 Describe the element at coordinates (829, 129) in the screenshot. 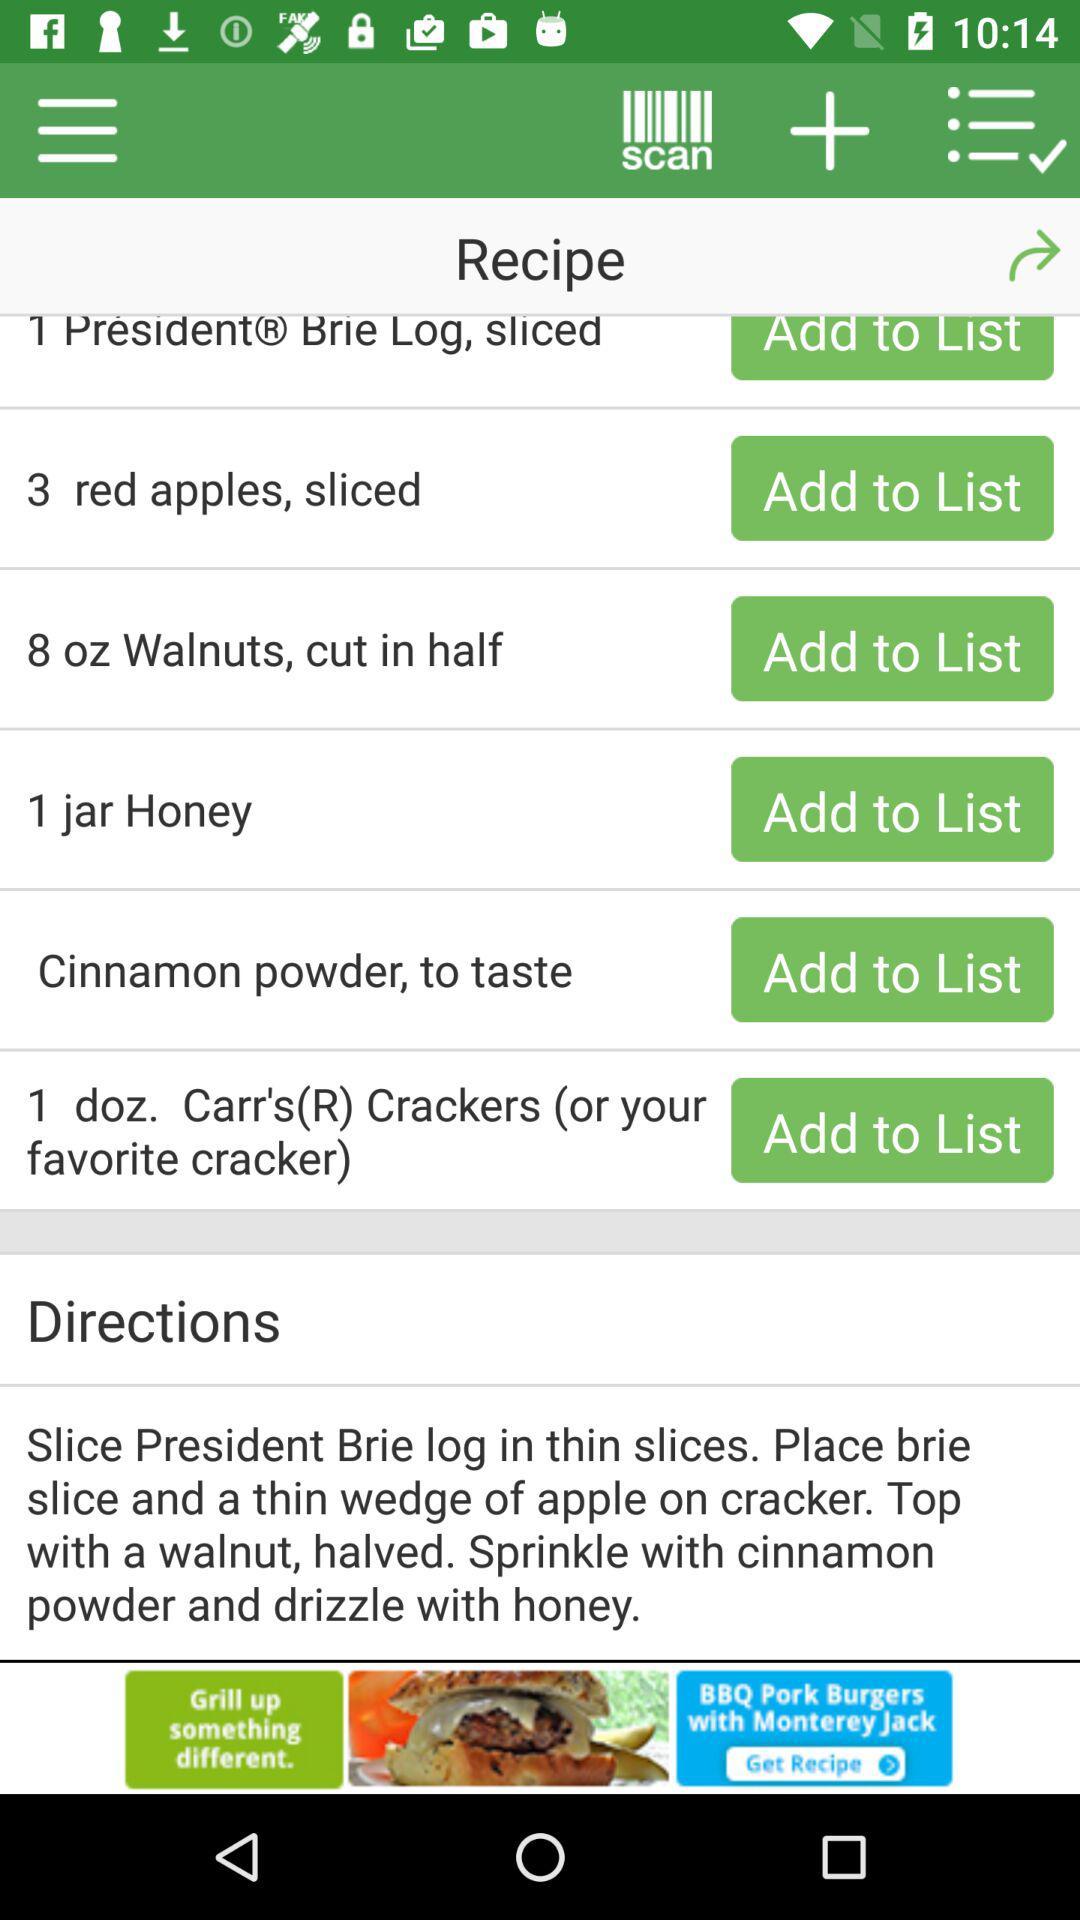

I see `the add icon` at that location.